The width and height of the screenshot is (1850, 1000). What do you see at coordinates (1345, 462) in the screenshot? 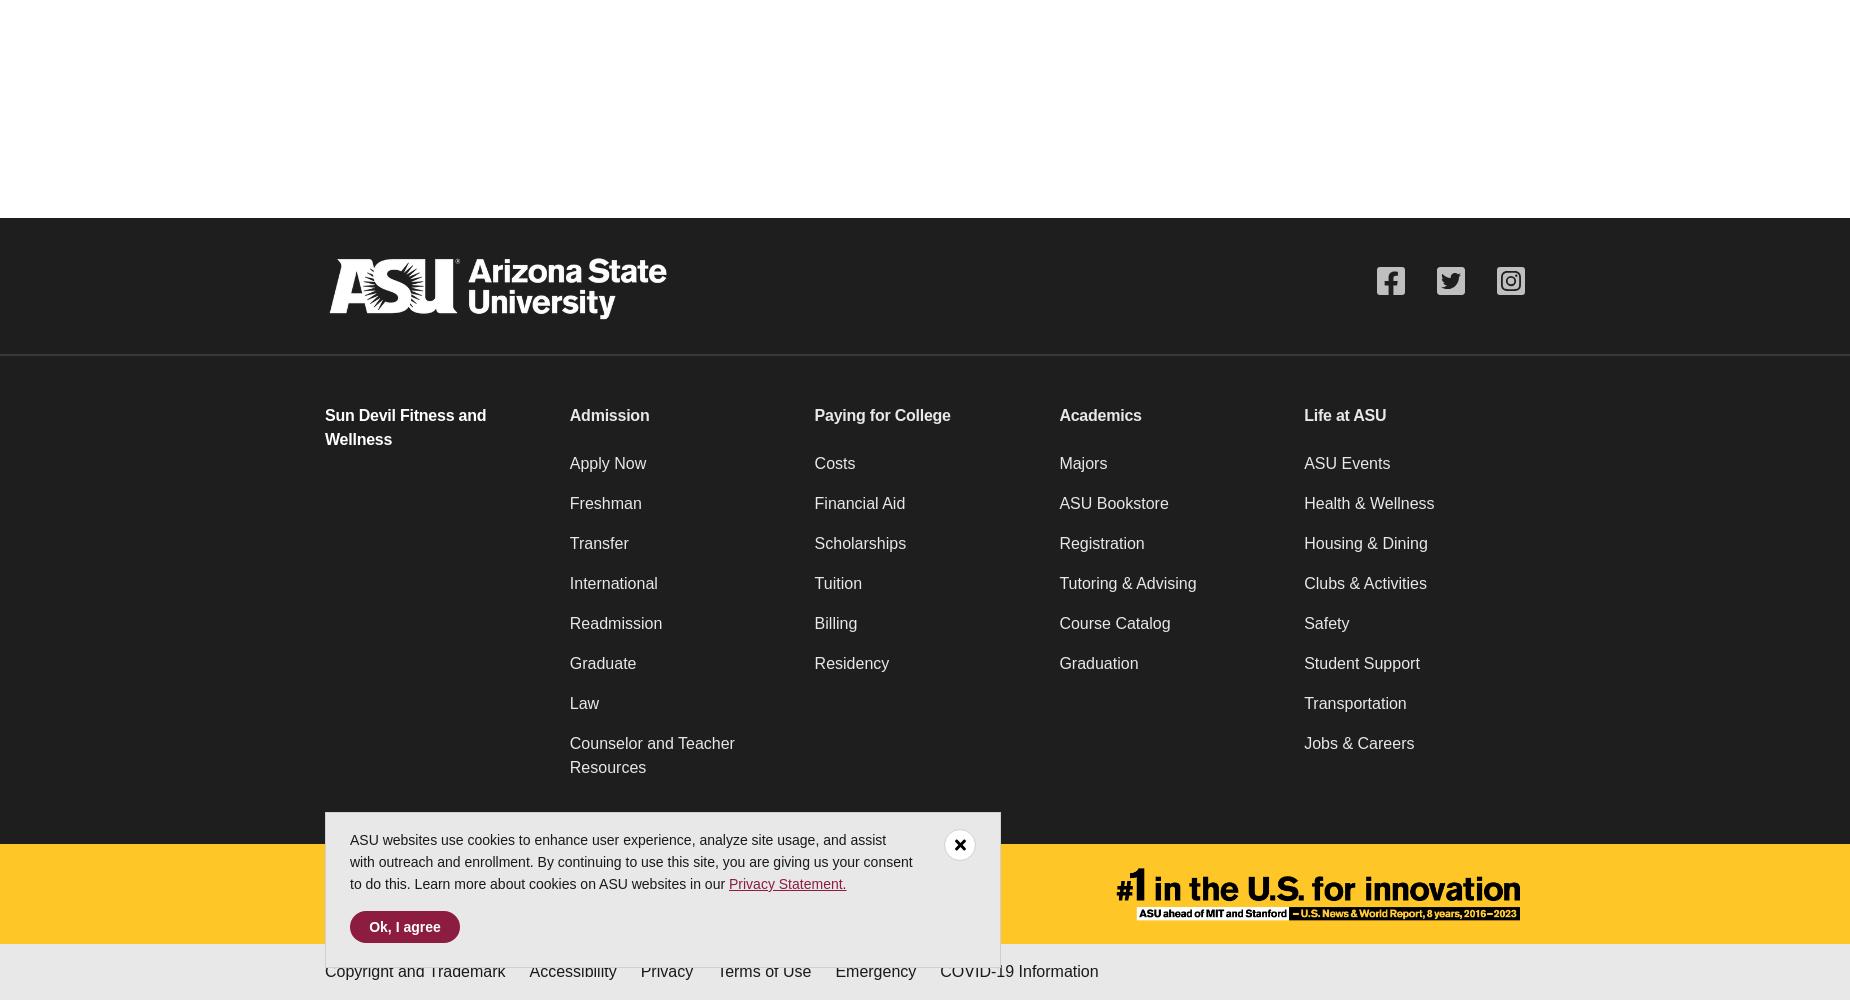
I see `'ASU Events'` at bounding box center [1345, 462].